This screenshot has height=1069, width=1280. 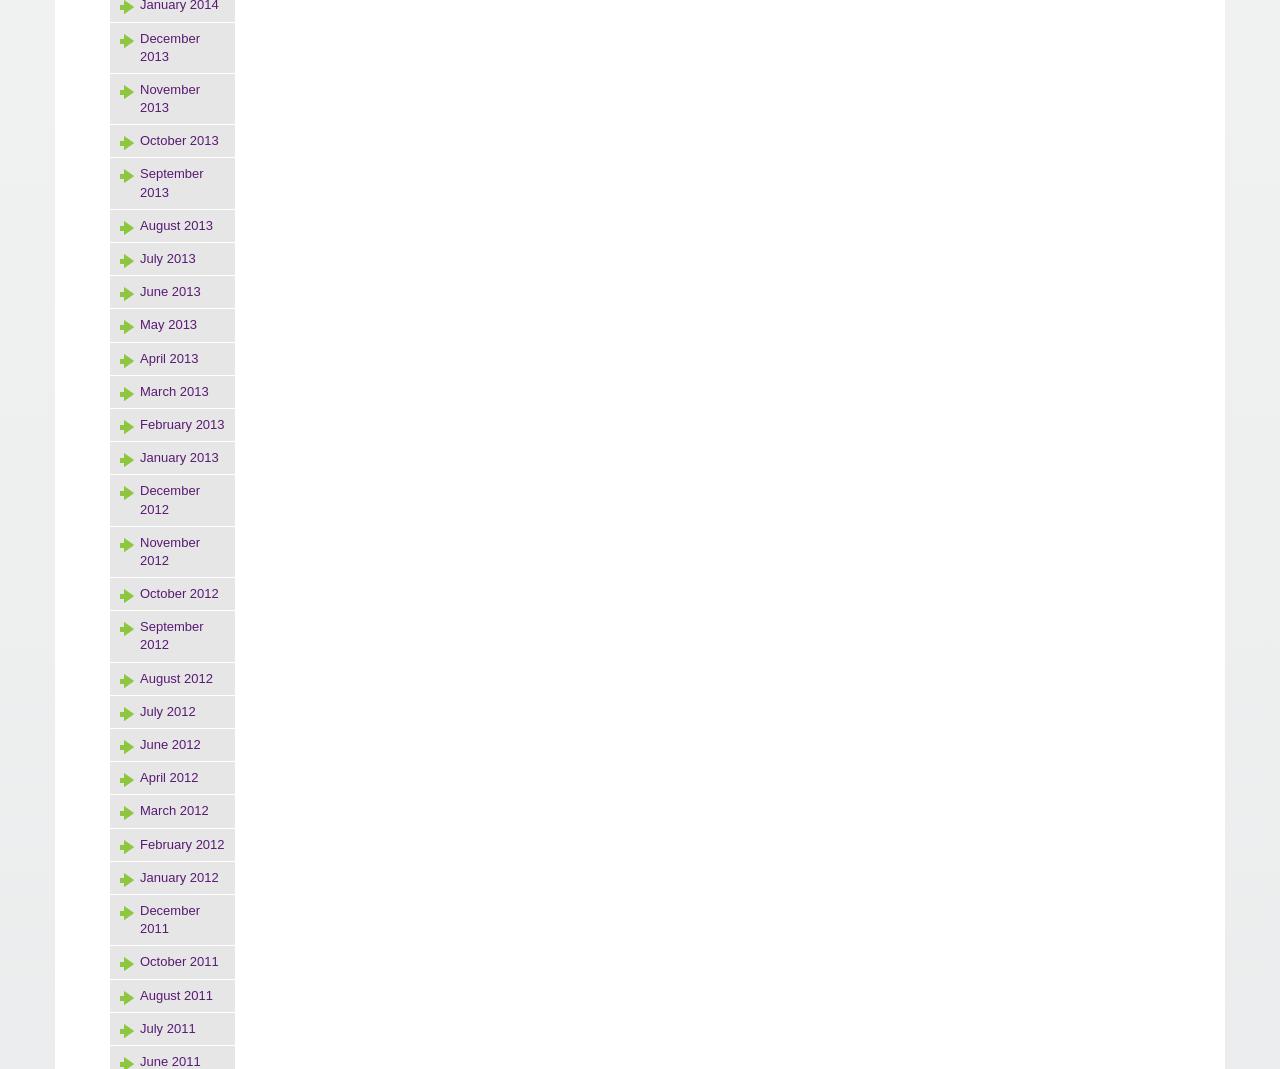 What do you see at coordinates (178, 456) in the screenshot?
I see `'January 2013'` at bounding box center [178, 456].